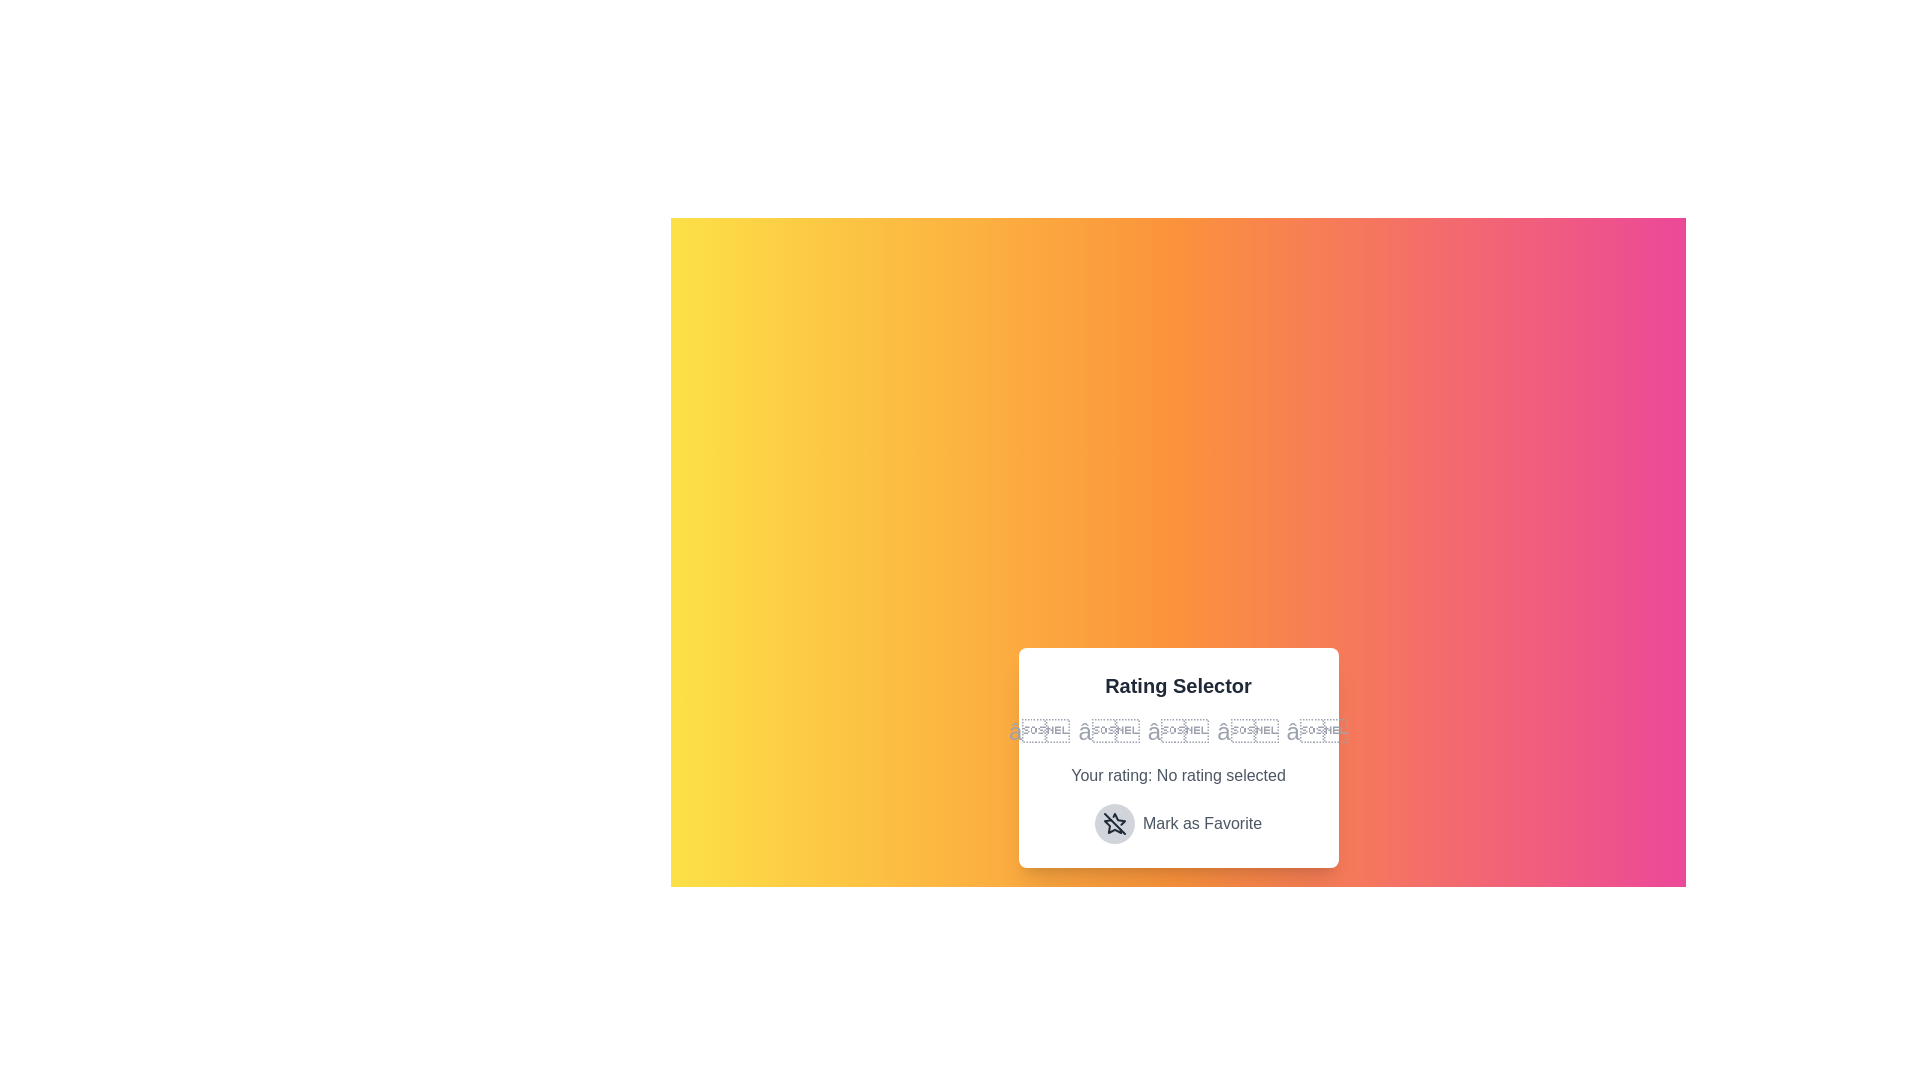 Image resolution: width=1920 pixels, height=1080 pixels. I want to click on the fourth star in the horizontal row of five stars, so click(1246, 732).